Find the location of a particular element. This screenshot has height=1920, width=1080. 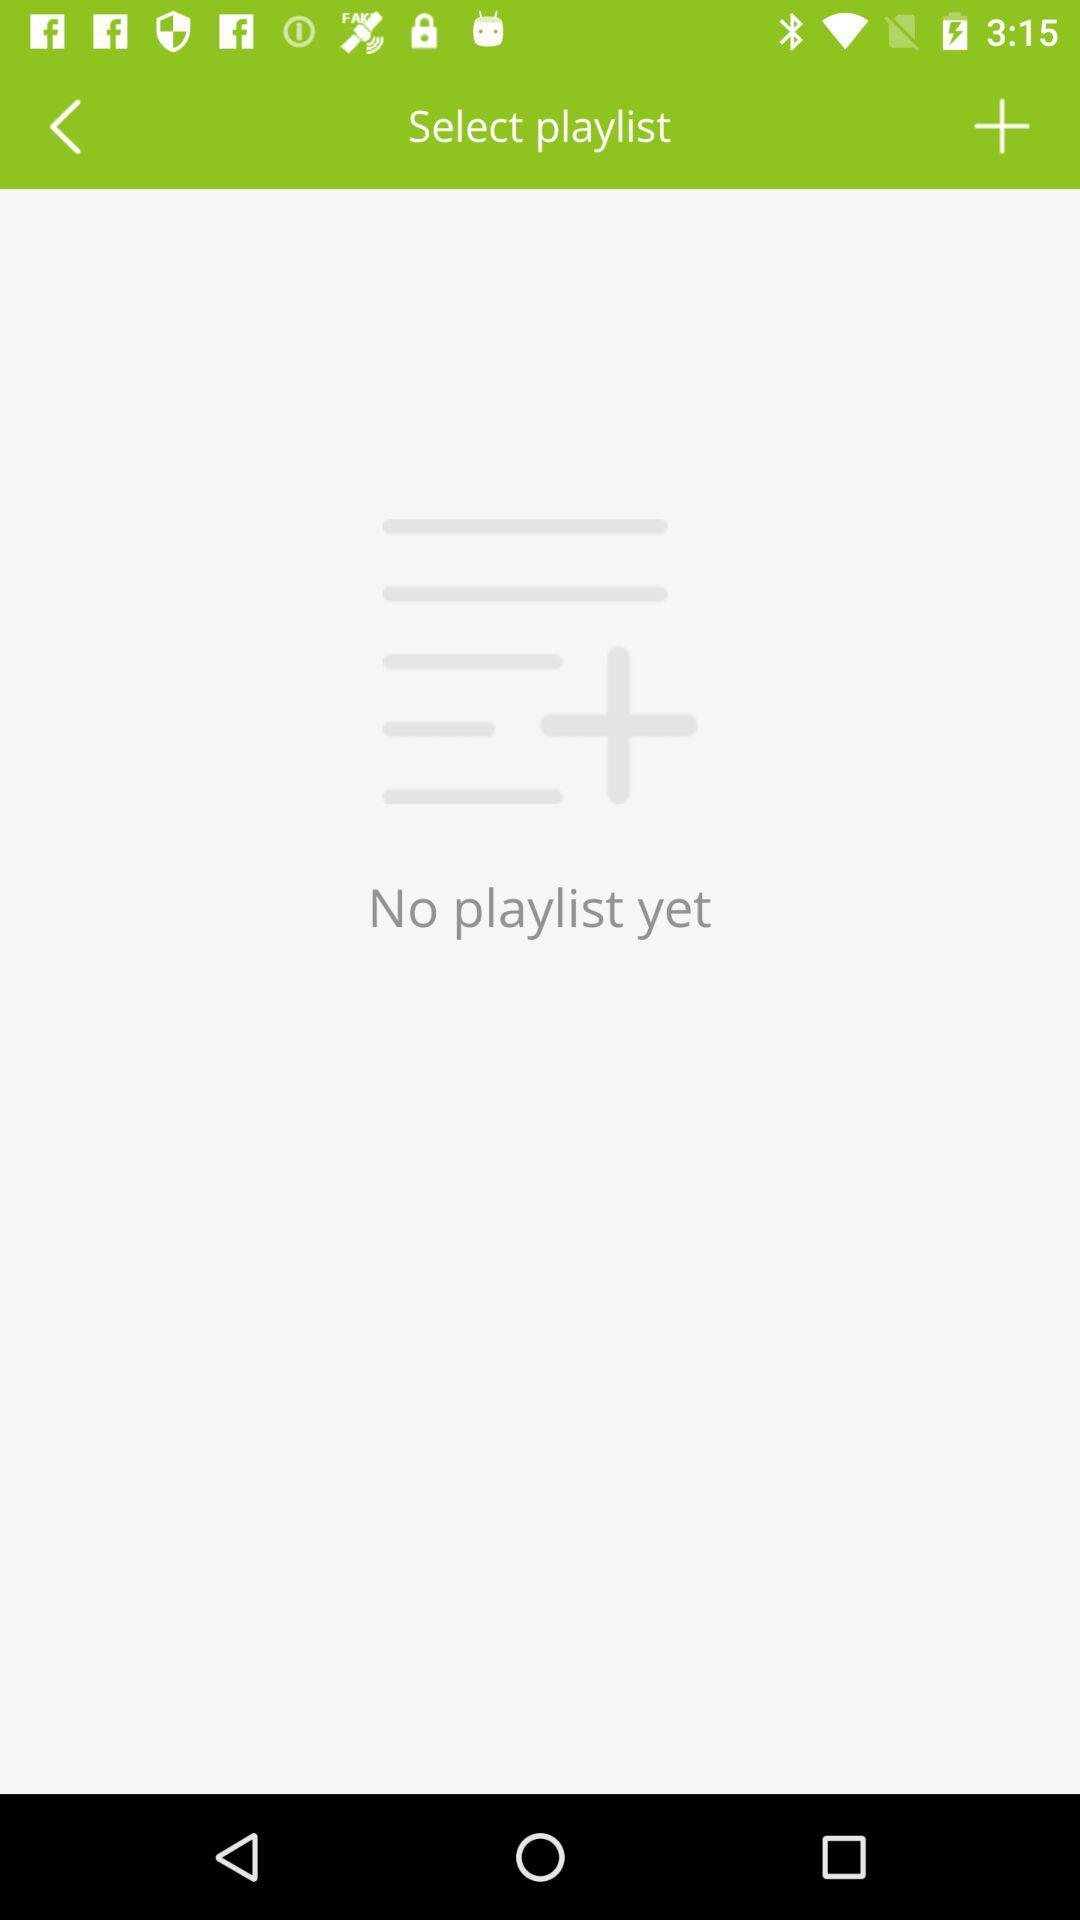

go back is located at coordinates (63, 124).